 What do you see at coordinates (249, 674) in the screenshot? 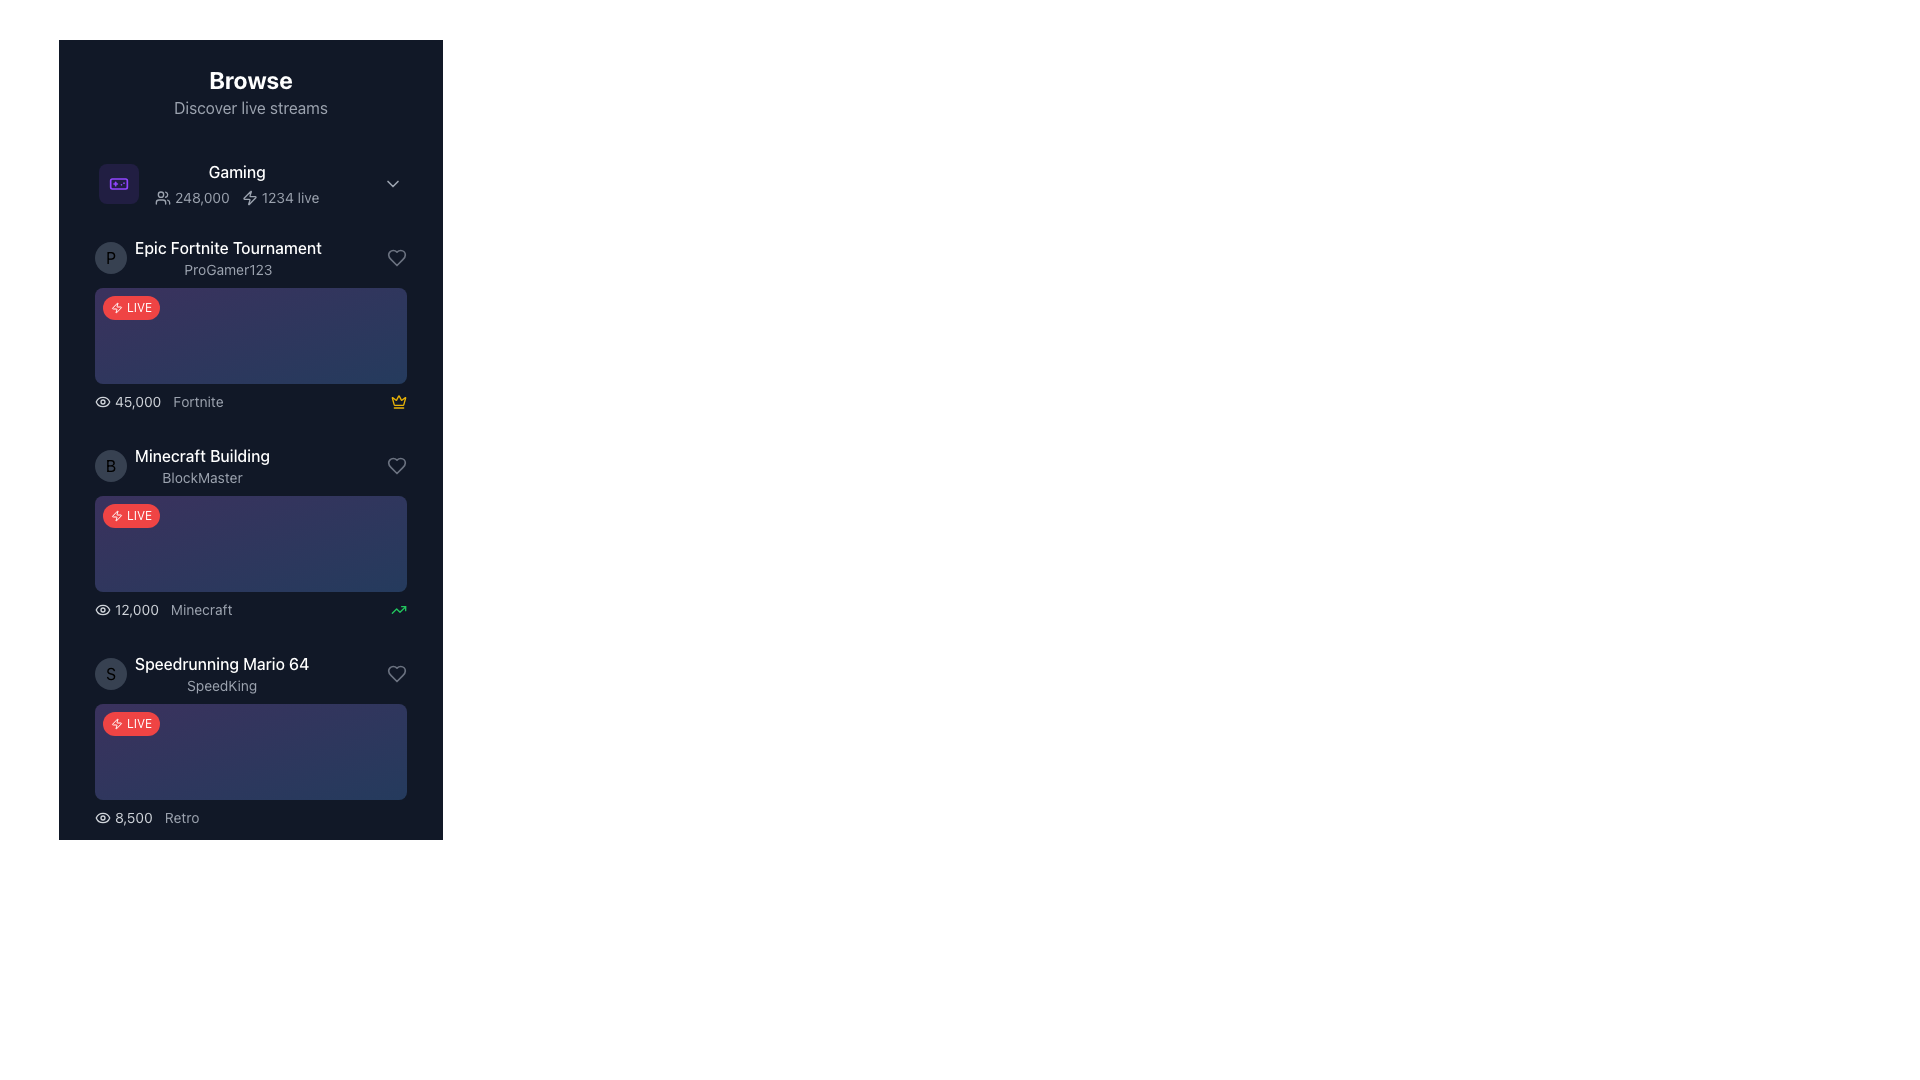
I see `the avatar of the live stream titled 'Speedrunning Mario 64', streamed by 'SpeedKing', located as the fourth item in the sidebar under the 'Gaming' section` at bounding box center [249, 674].